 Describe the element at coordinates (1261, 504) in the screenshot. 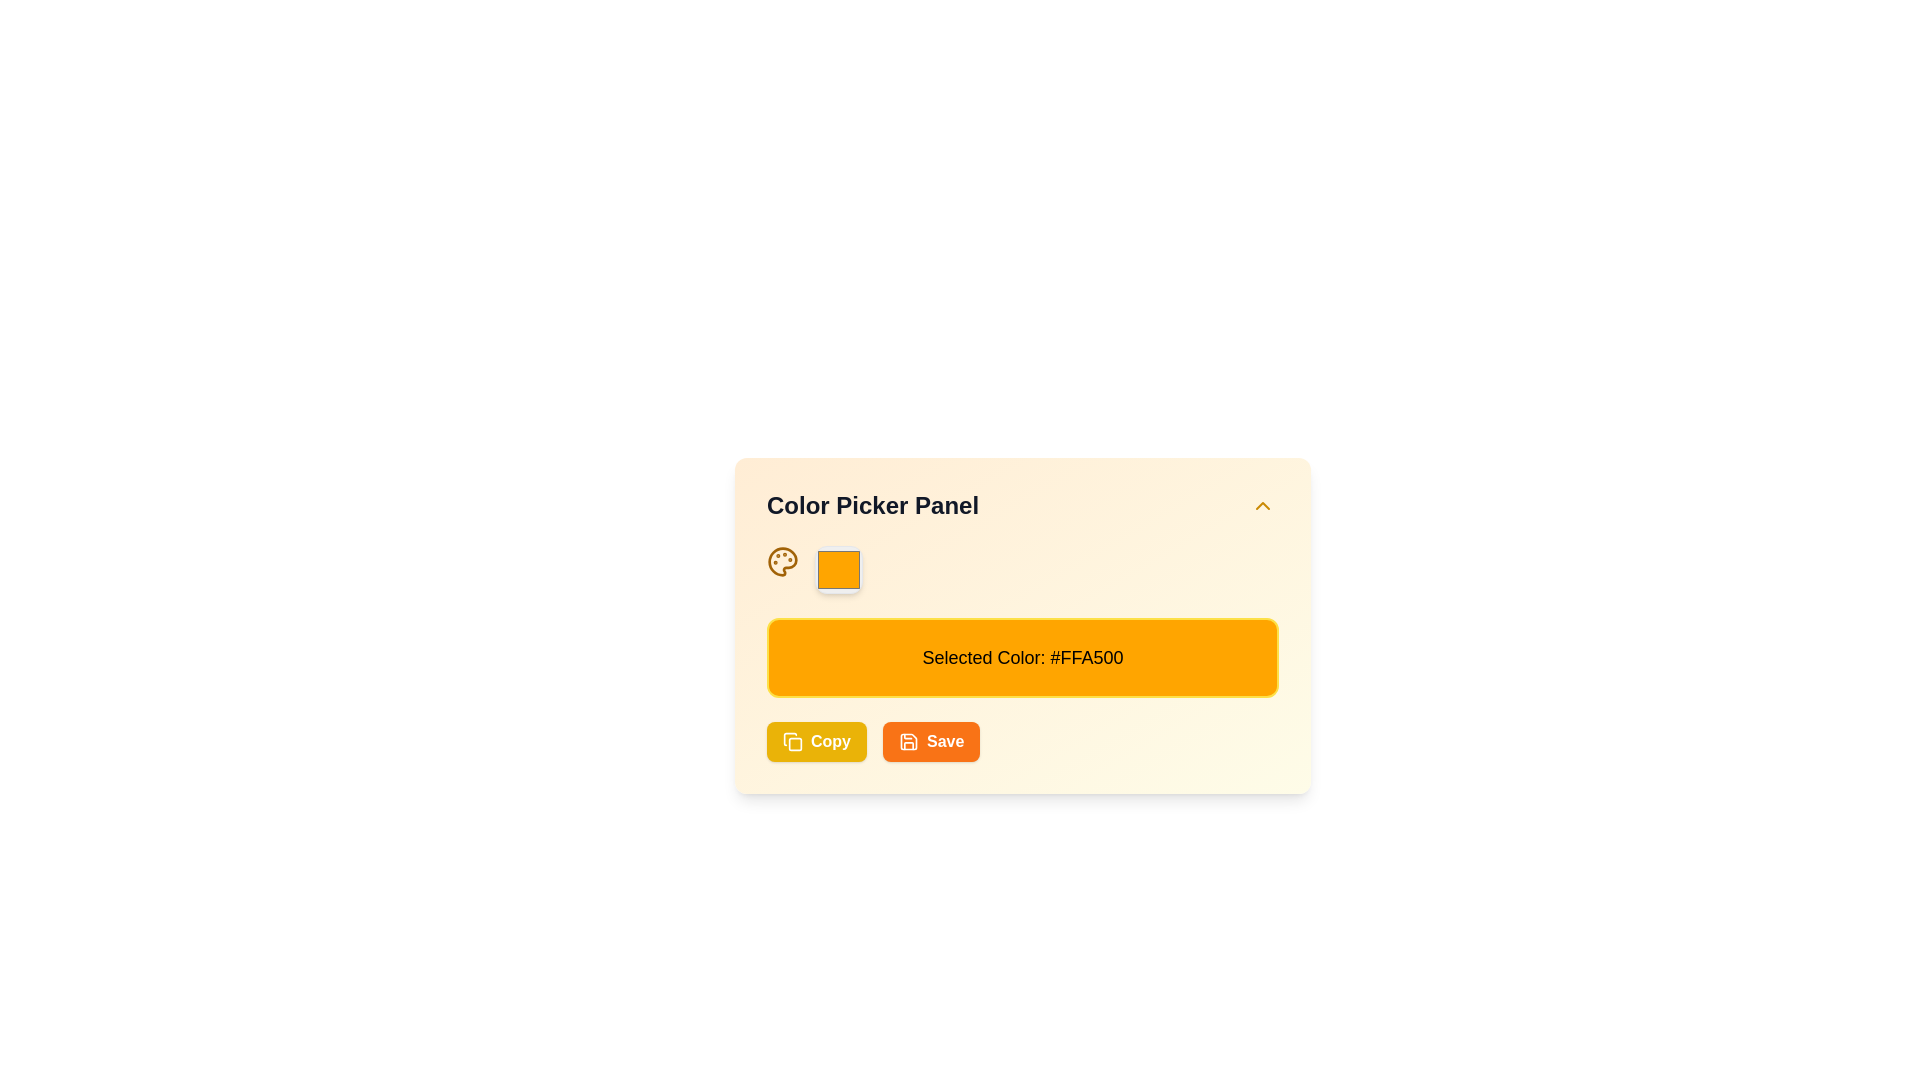

I see `the chevron toggle button located in the top-right corner of the 'Color Picker Panel'` at that location.